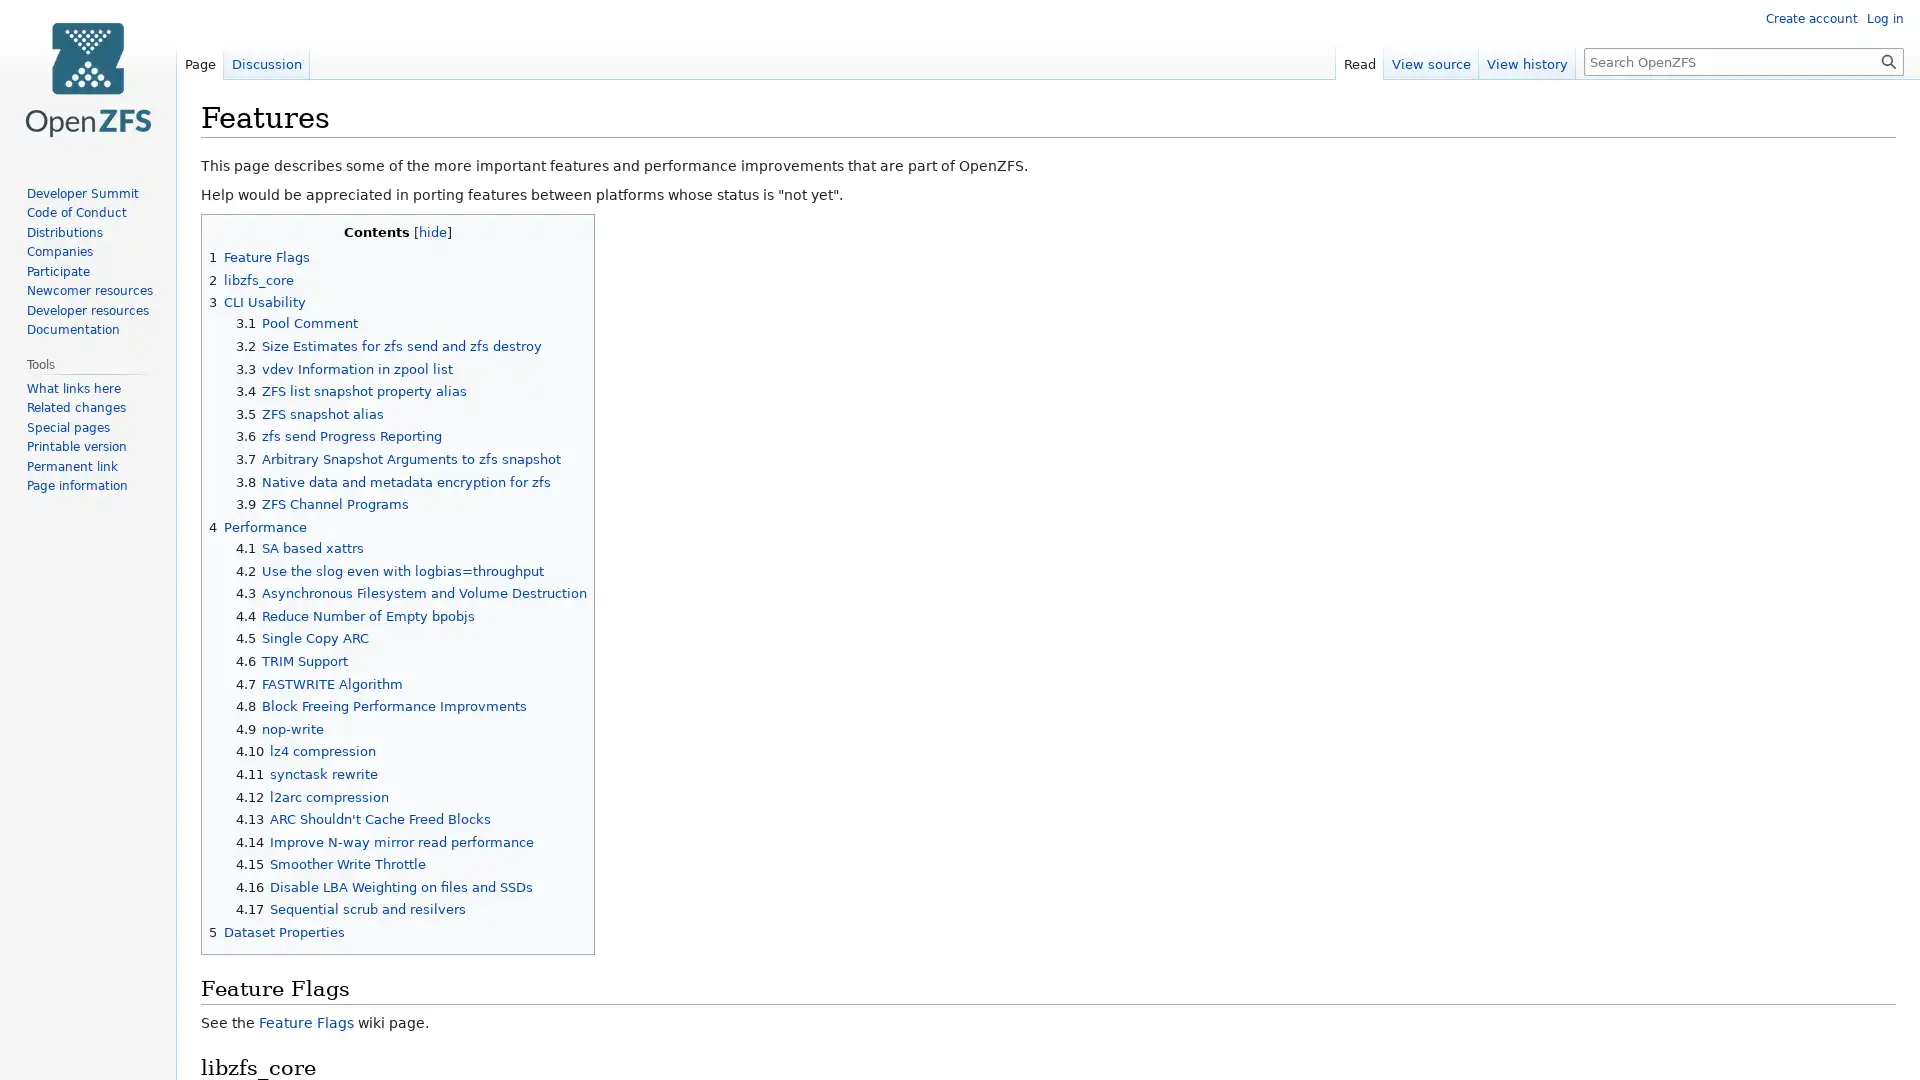 This screenshot has width=1920, height=1080. I want to click on Go, so click(1888, 60).